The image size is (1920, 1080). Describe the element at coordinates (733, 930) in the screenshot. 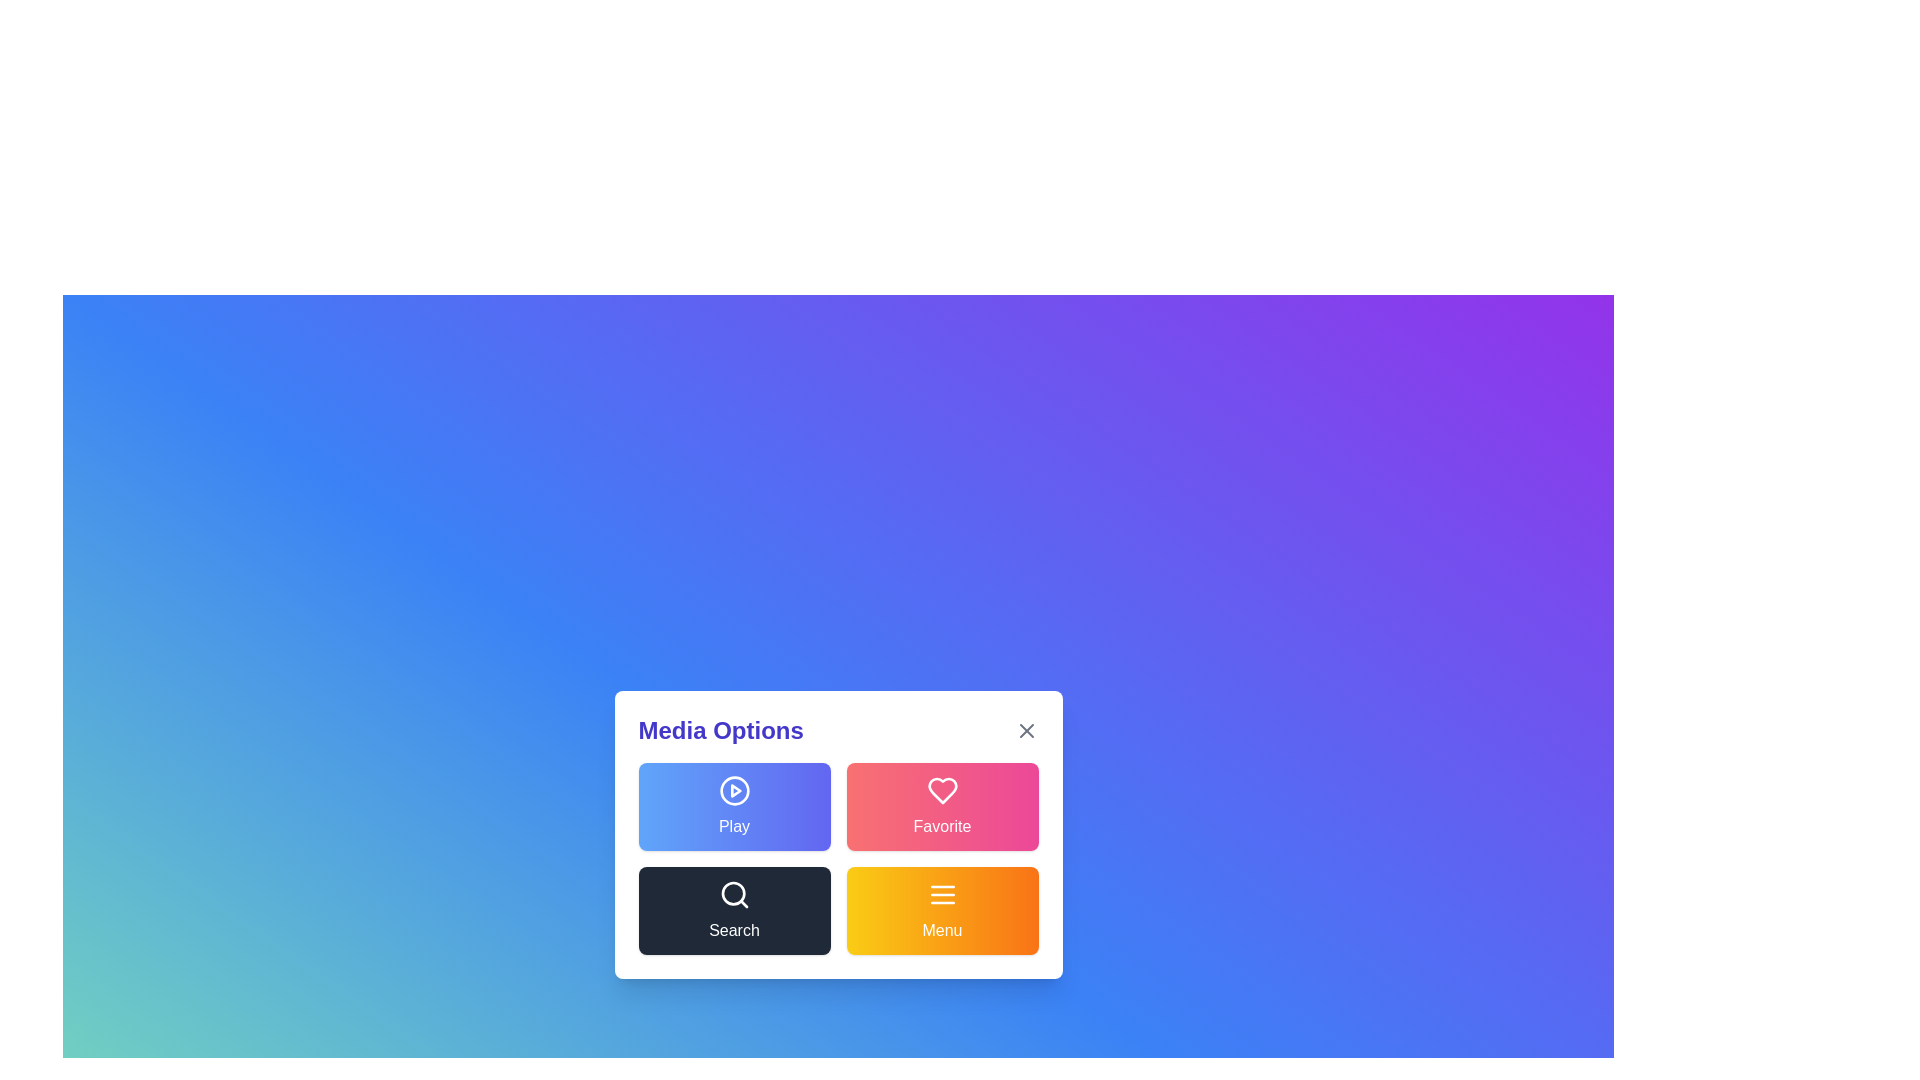

I see `the 'Search' text label inside the bottom-left button of the 'Media Options' modal, which is styled in a straightforward layout and features a magnifying glass icon above it` at that location.